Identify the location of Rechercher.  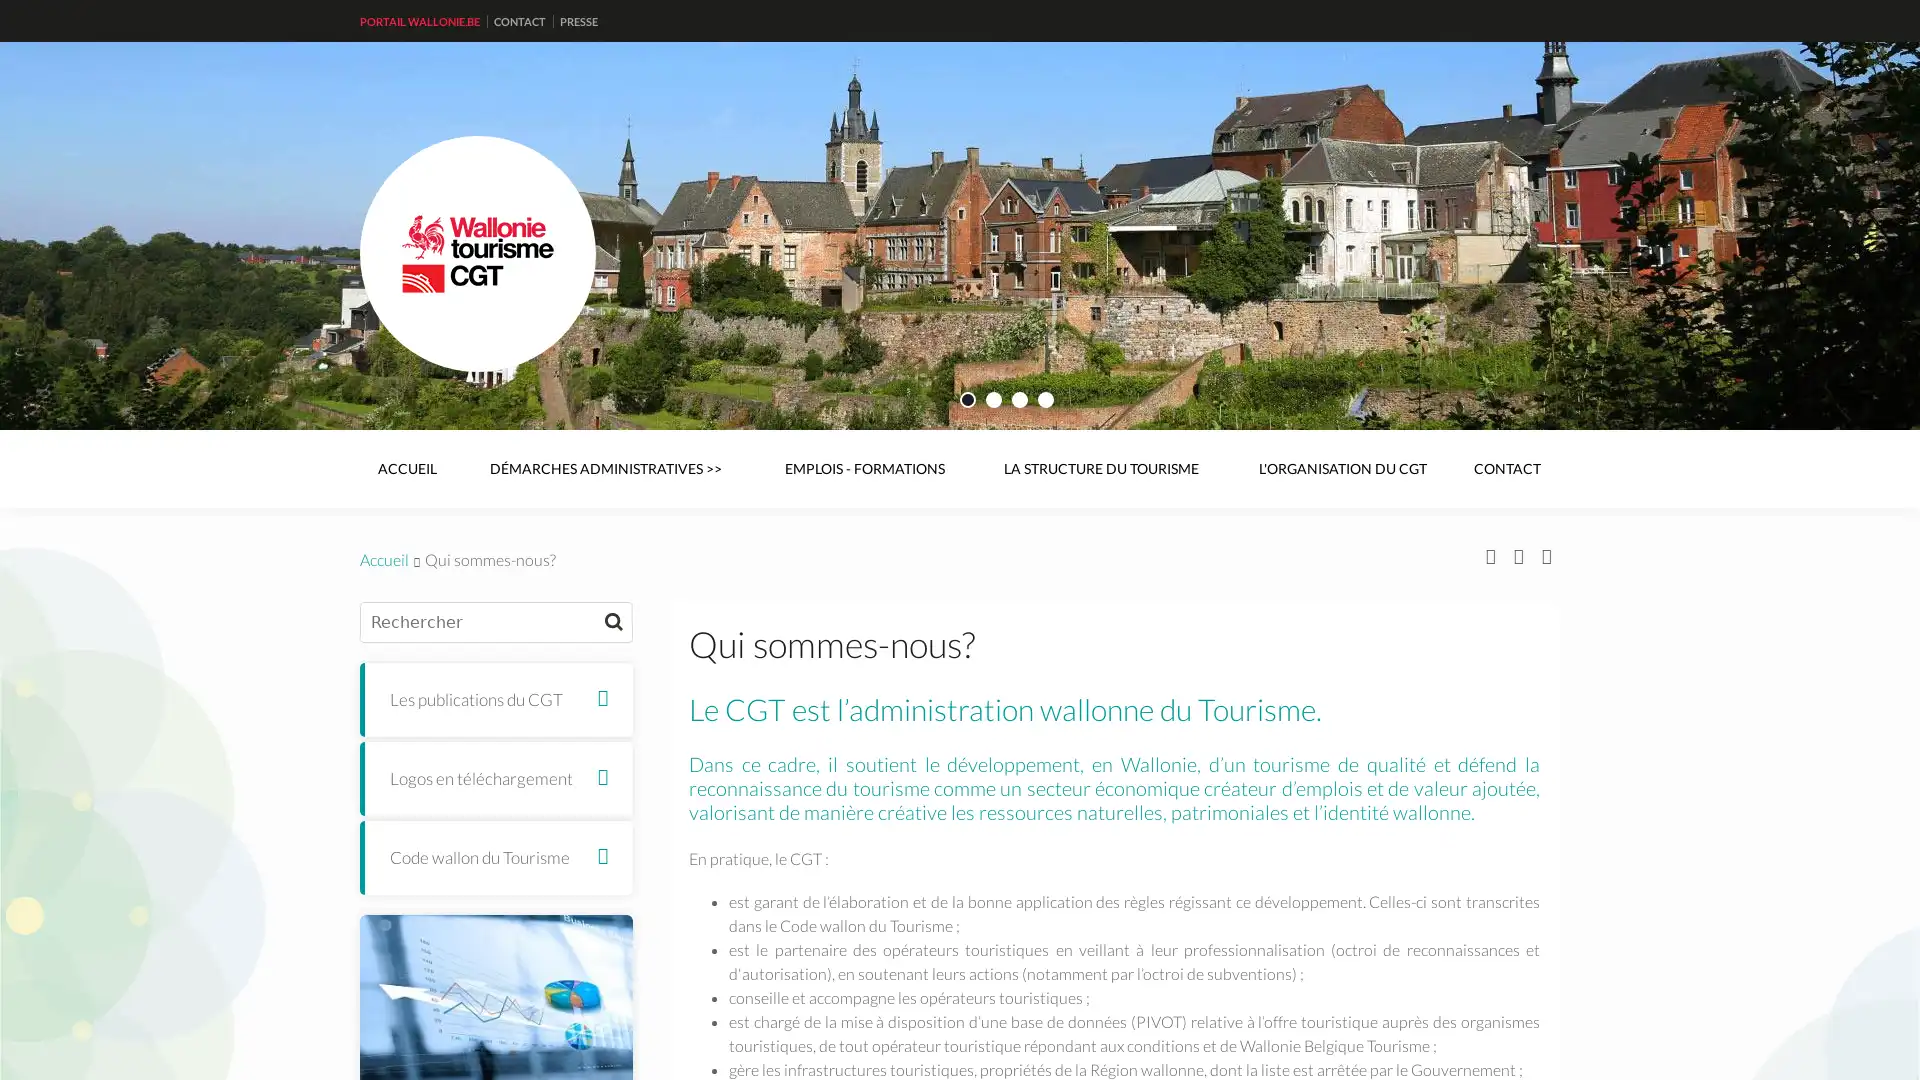
(613, 620).